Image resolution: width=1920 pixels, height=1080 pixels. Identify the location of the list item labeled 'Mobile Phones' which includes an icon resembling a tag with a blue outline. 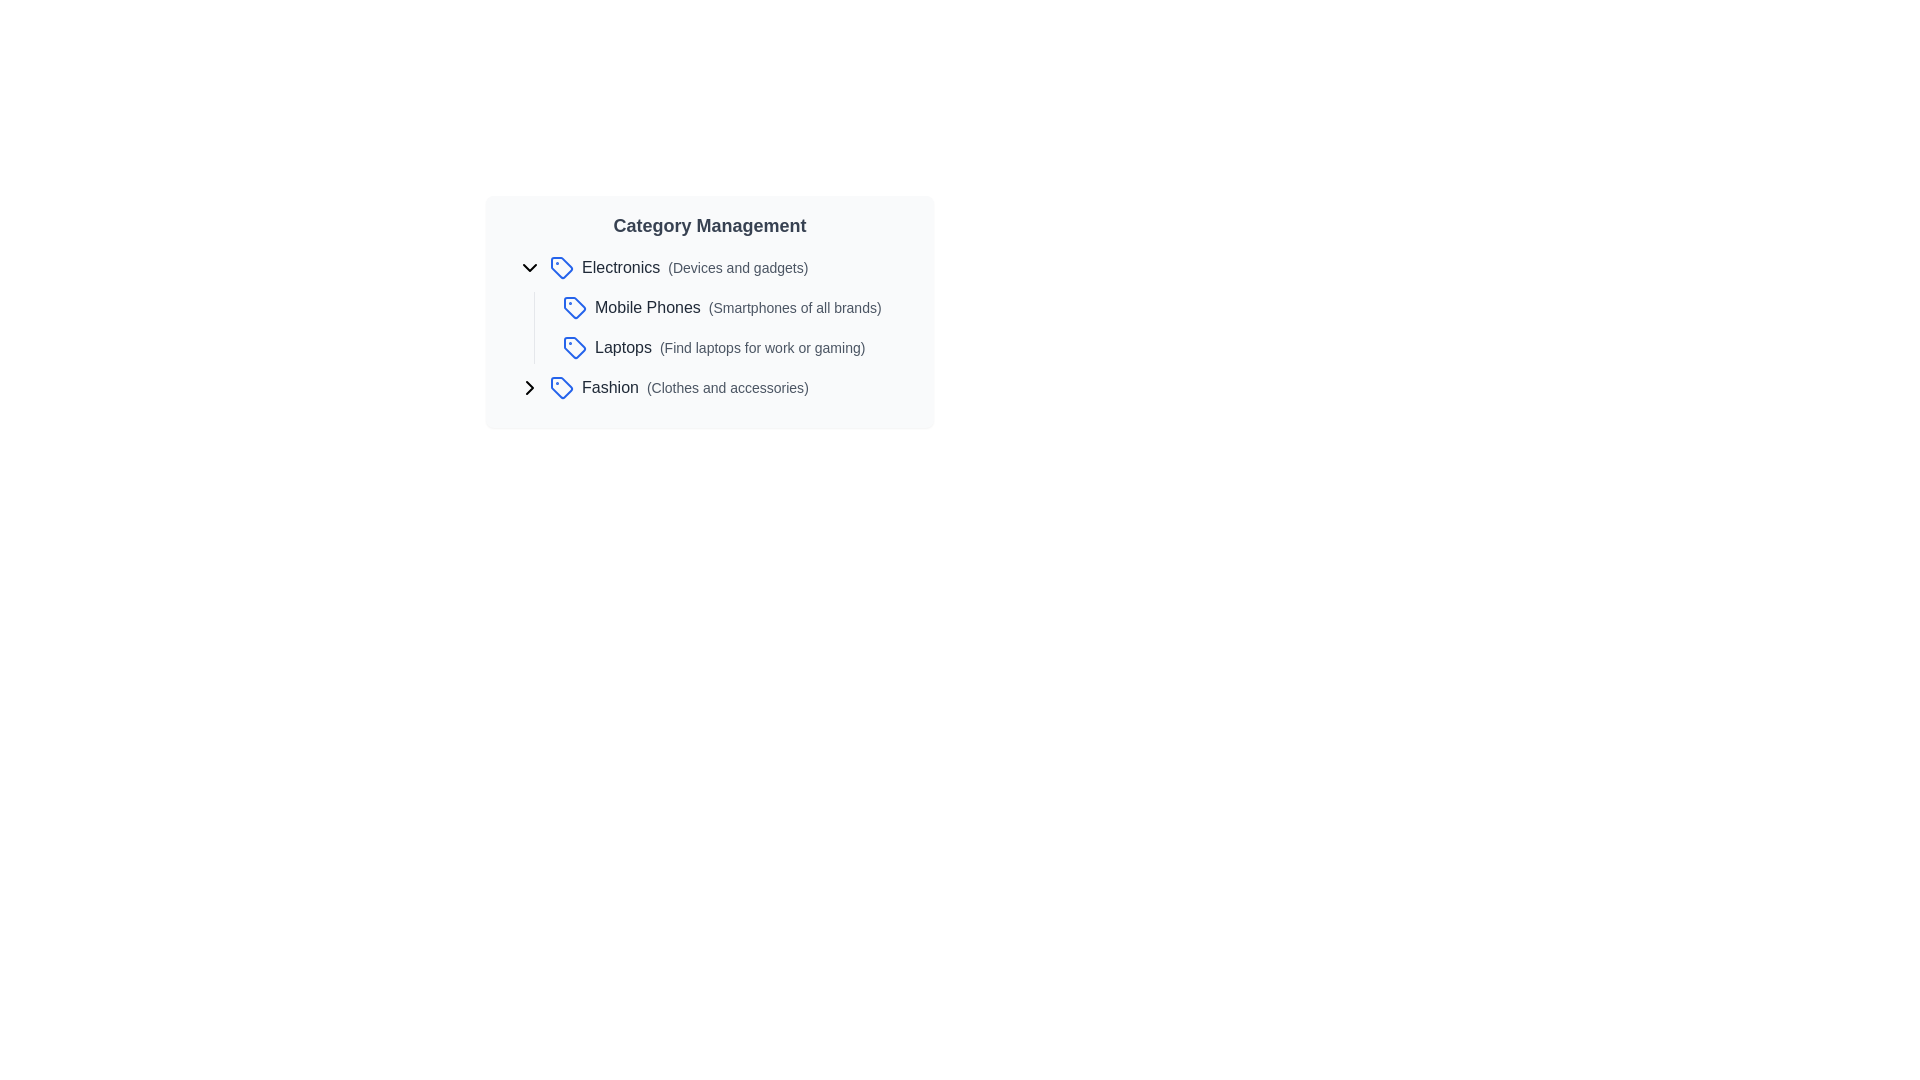
(739, 308).